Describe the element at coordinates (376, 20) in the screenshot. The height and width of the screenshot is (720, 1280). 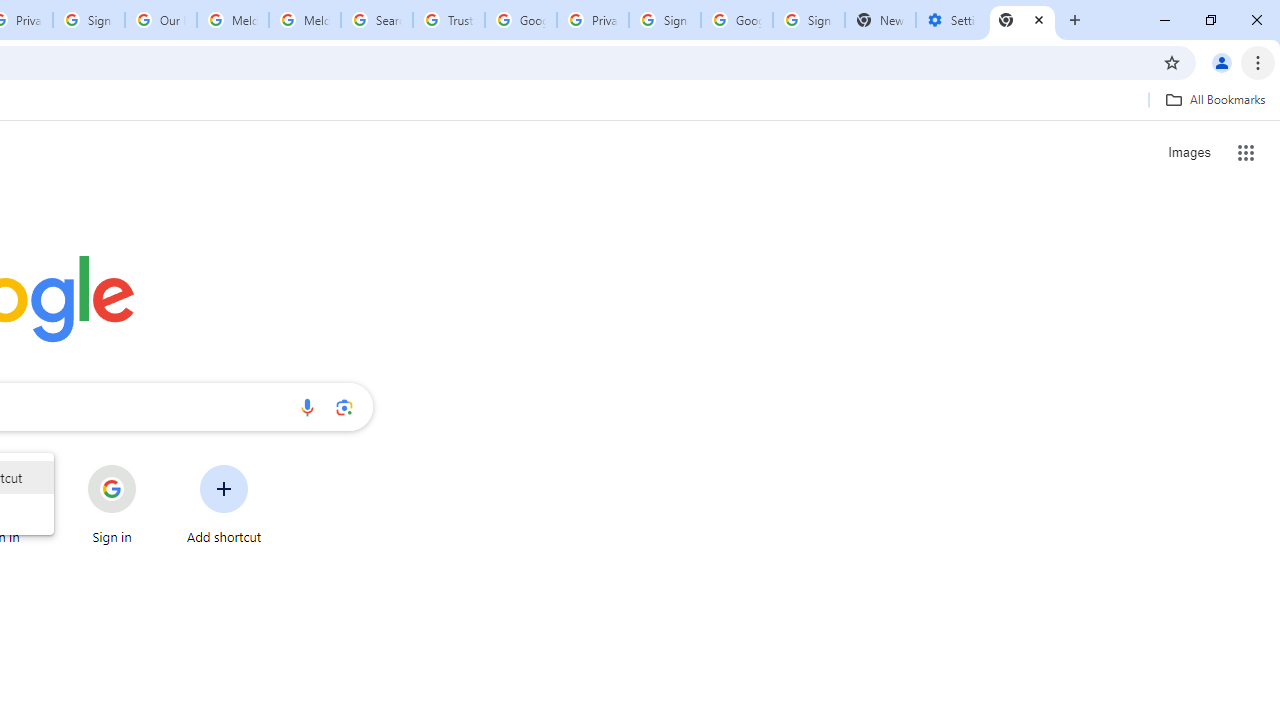
I see `'Search our Doodle Library Collection - Google Doodles'` at that location.